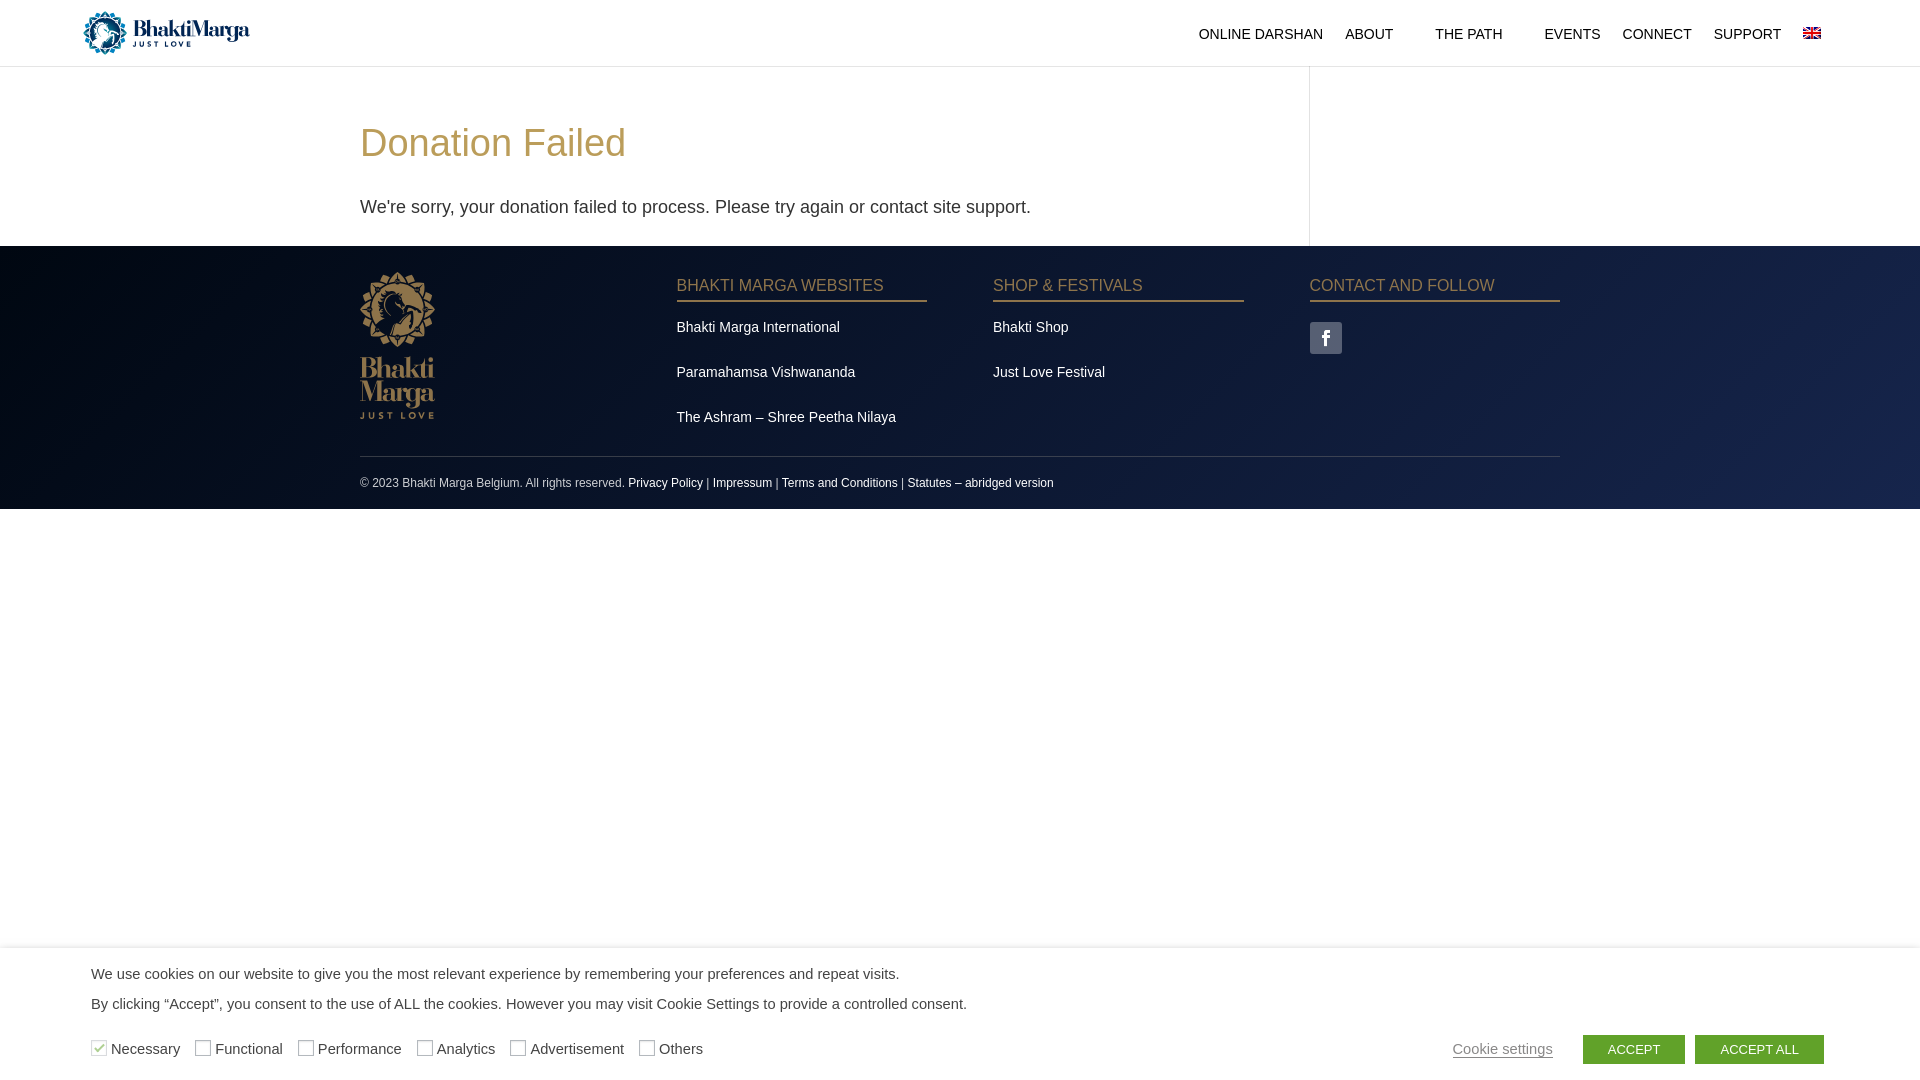  Describe the element at coordinates (1572, 45) in the screenshot. I see `'EVENTS'` at that location.